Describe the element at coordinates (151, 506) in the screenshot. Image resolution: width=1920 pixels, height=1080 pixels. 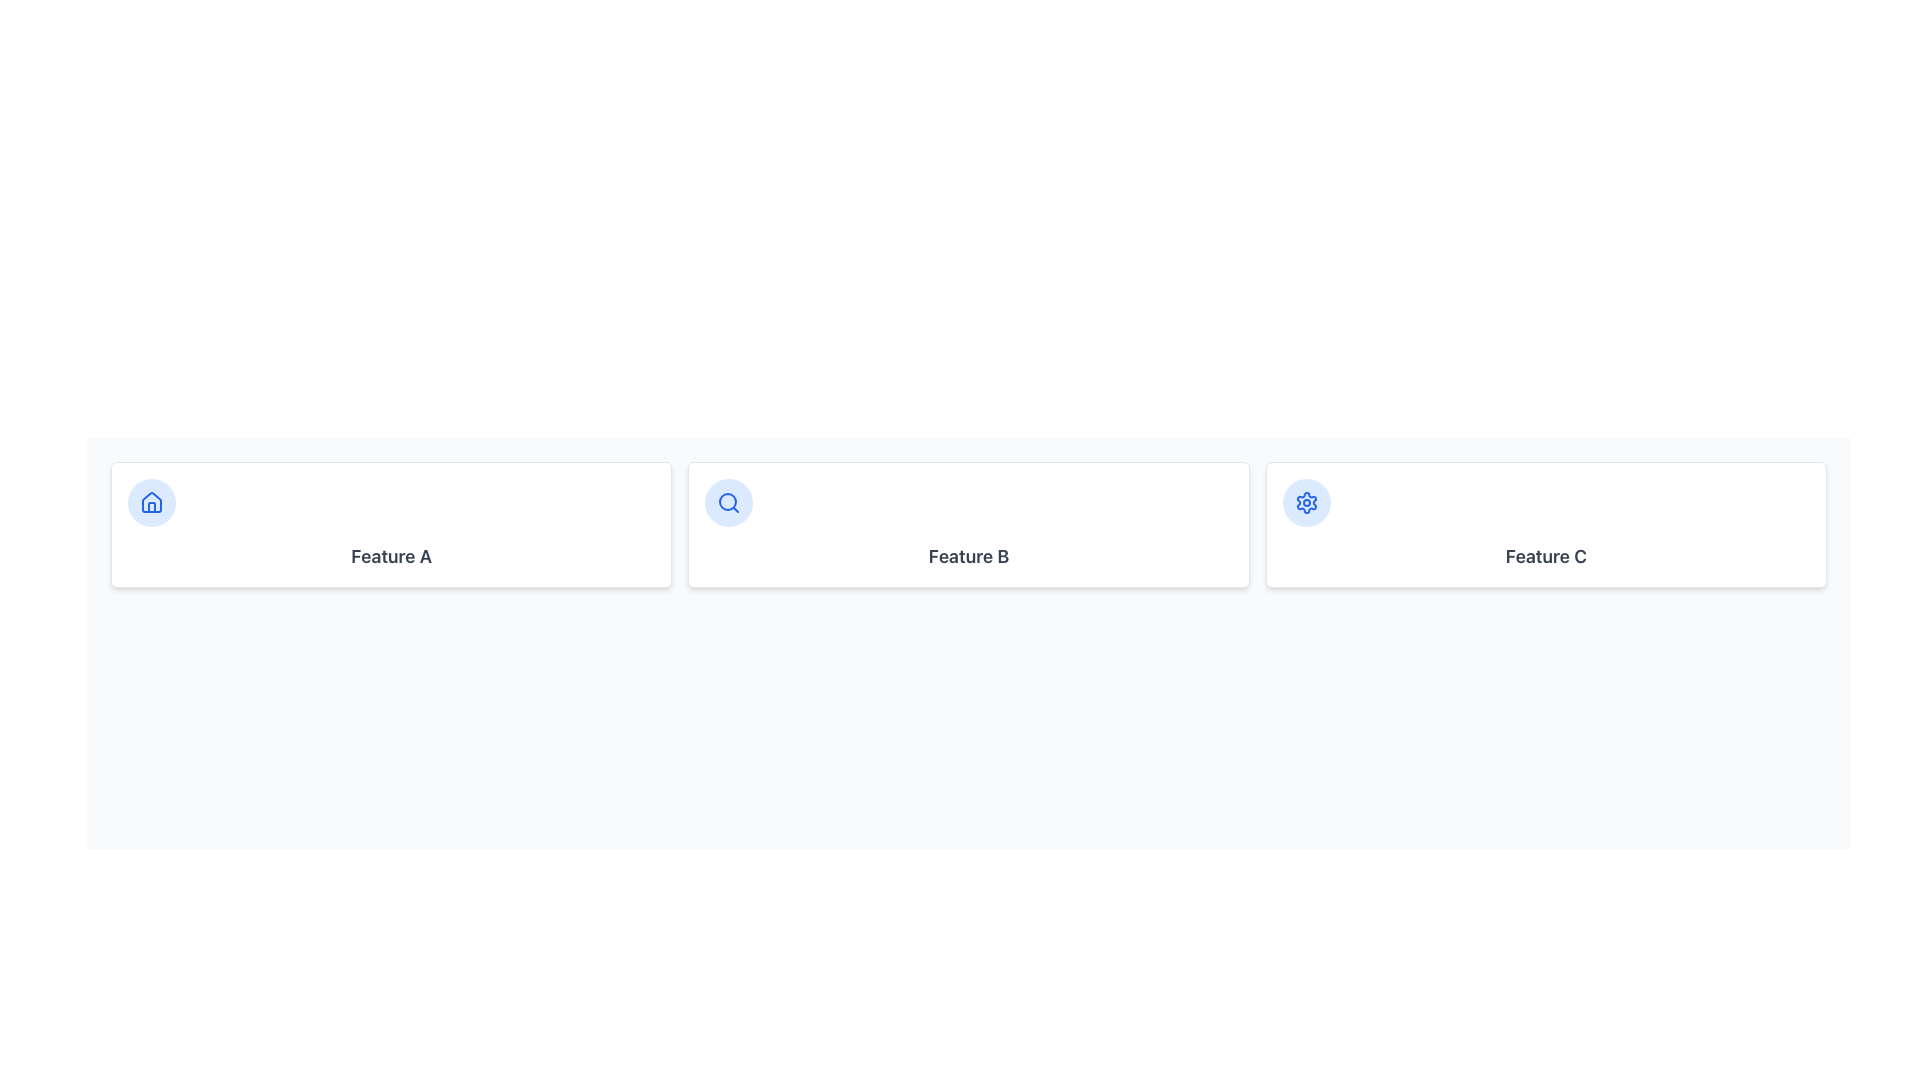
I see `the door element of the house icon located within the 'Feature A' card` at that location.